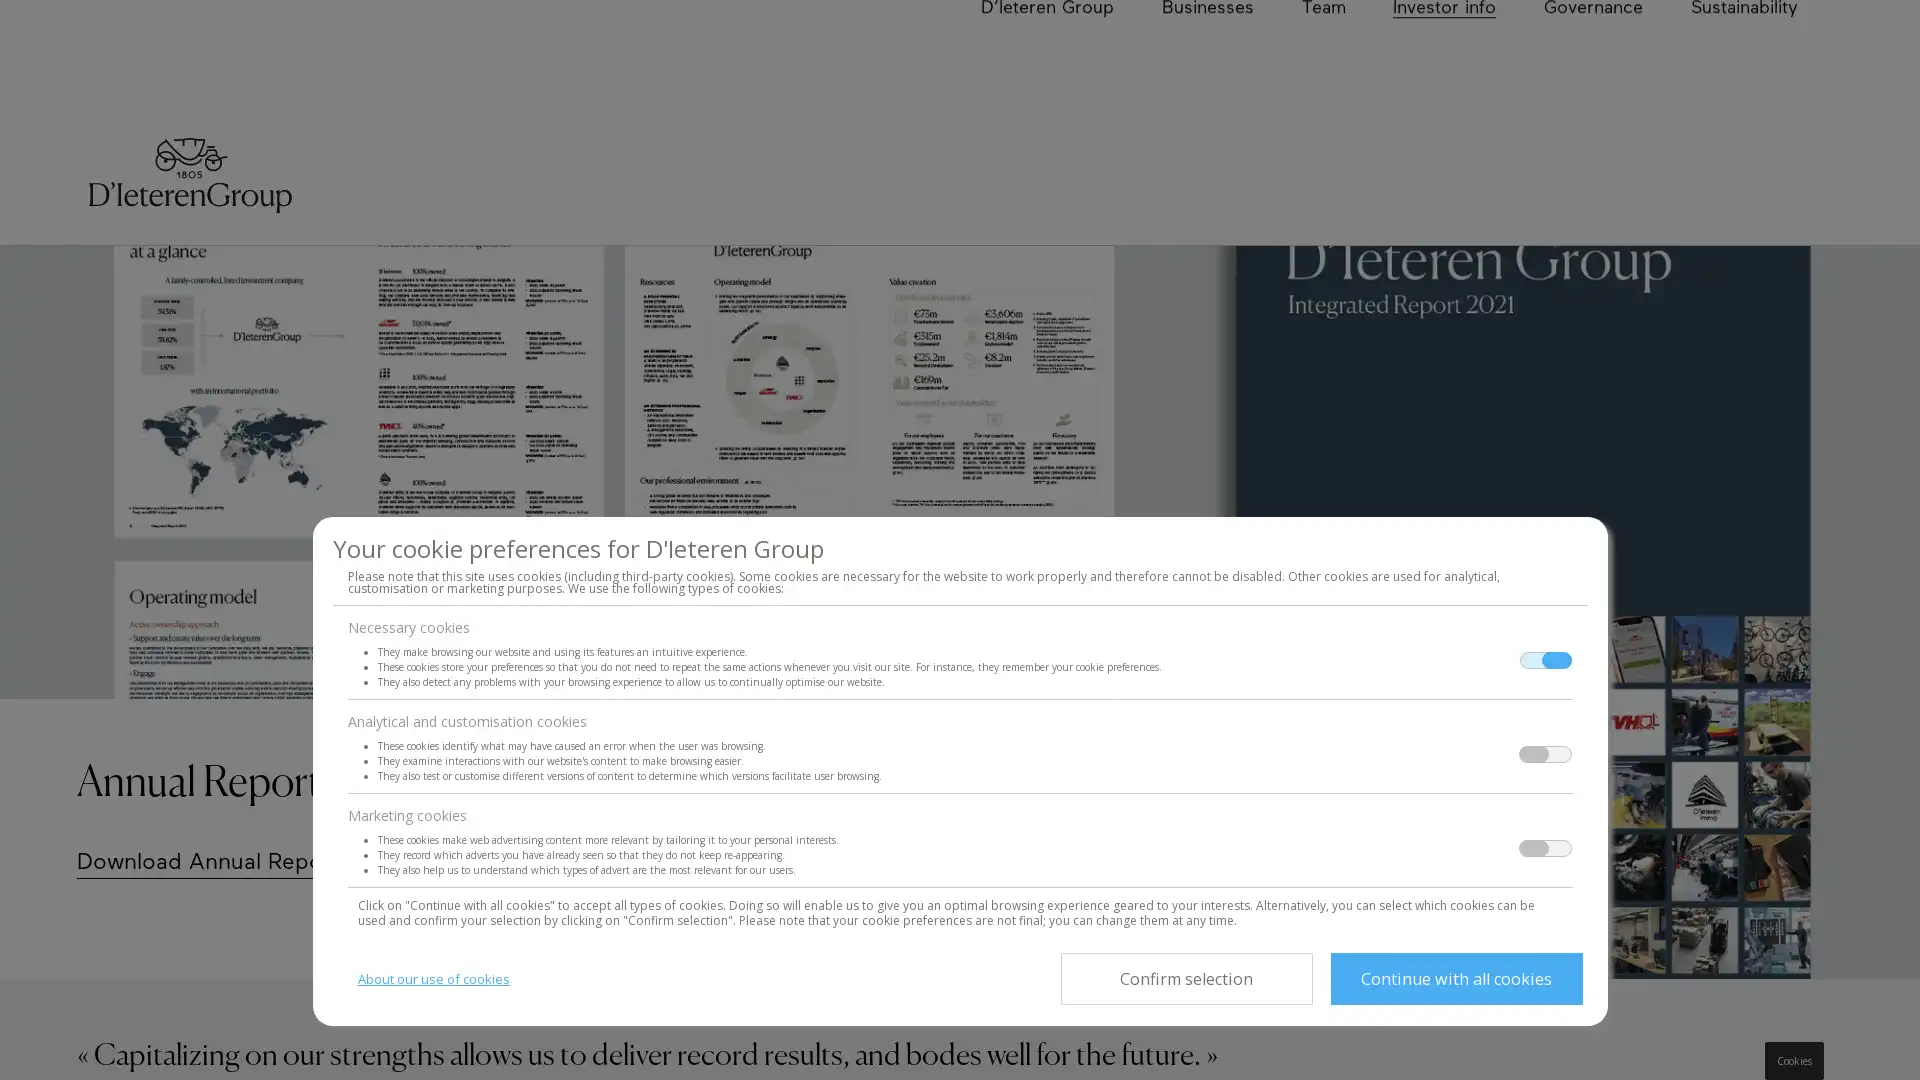  Describe the element at coordinates (1455, 978) in the screenshot. I see `Close Consent Modal` at that location.